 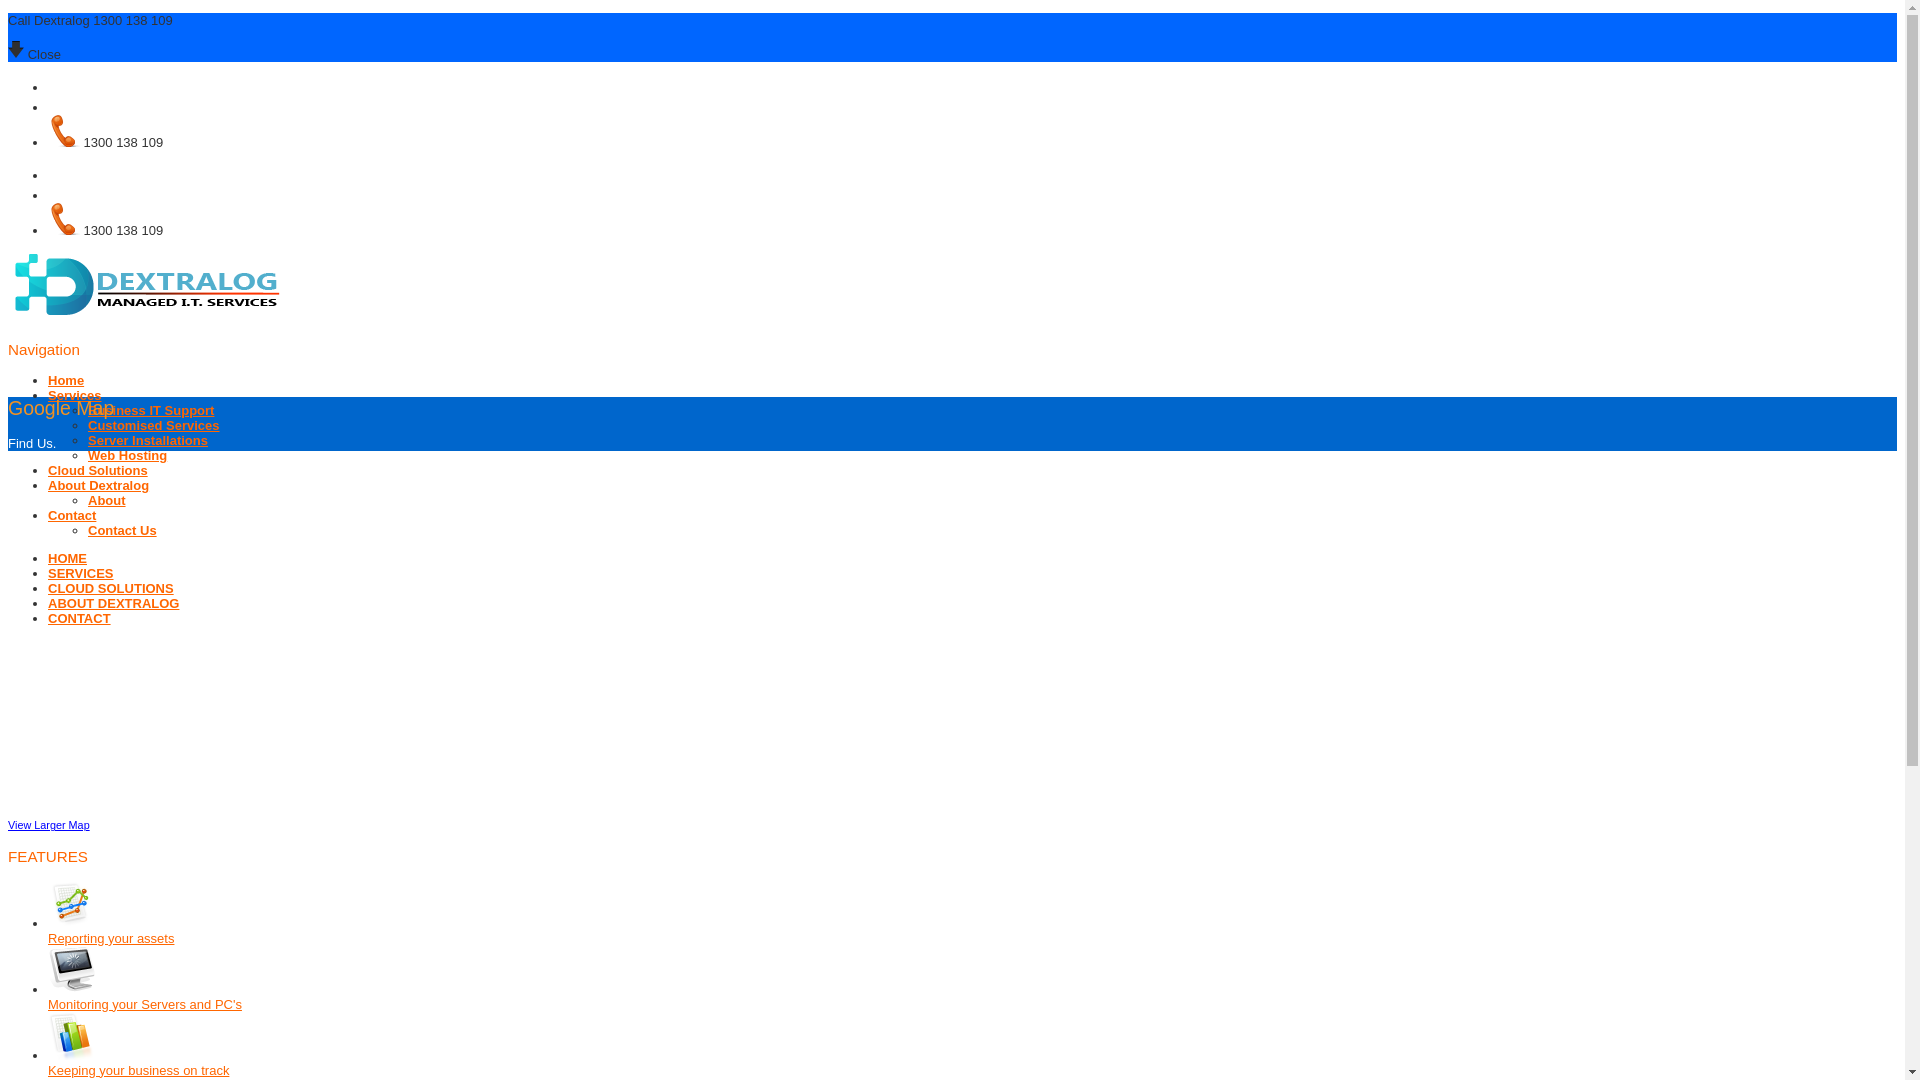 What do you see at coordinates (149, 409) in the screenshot?
I see `'Business IT Support'` at bounding box center [149, 409].